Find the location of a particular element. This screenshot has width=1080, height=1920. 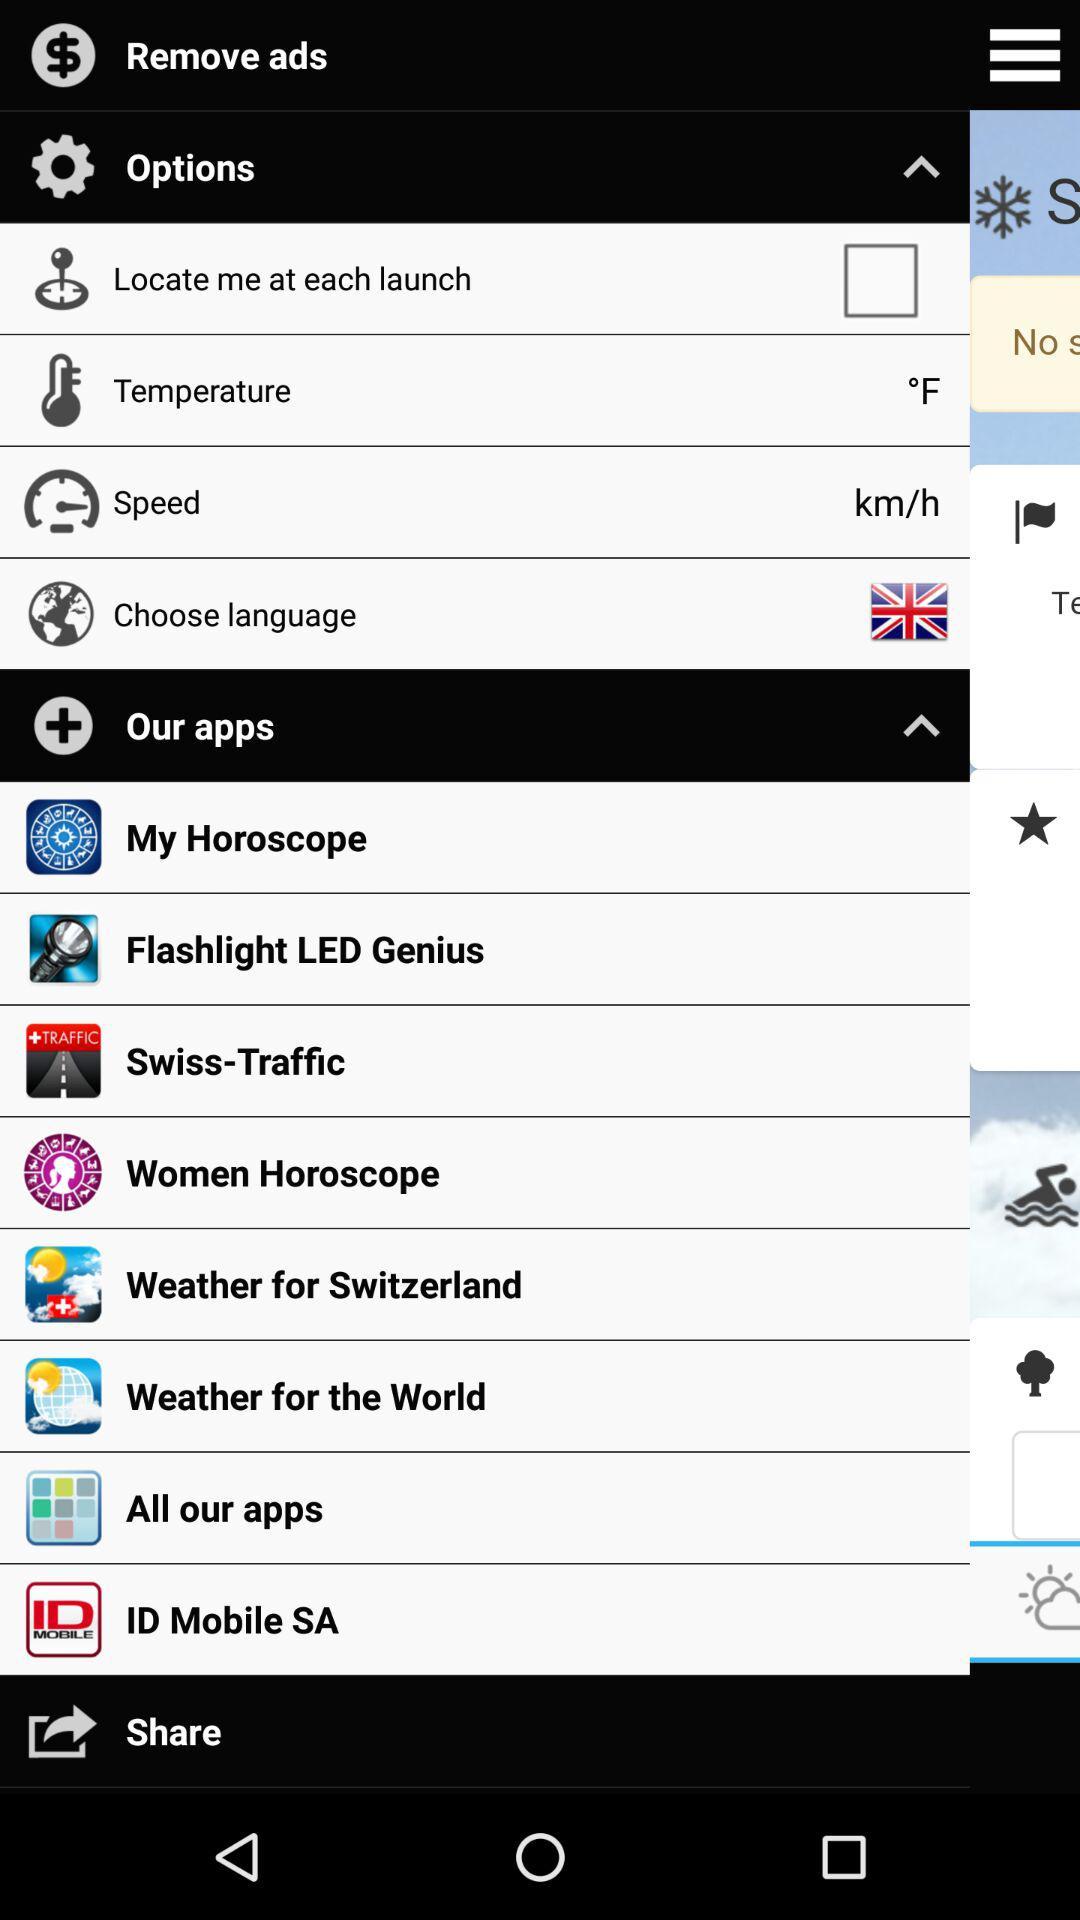

the app to the right of locate me at icon is located at coordinates (889, 277).